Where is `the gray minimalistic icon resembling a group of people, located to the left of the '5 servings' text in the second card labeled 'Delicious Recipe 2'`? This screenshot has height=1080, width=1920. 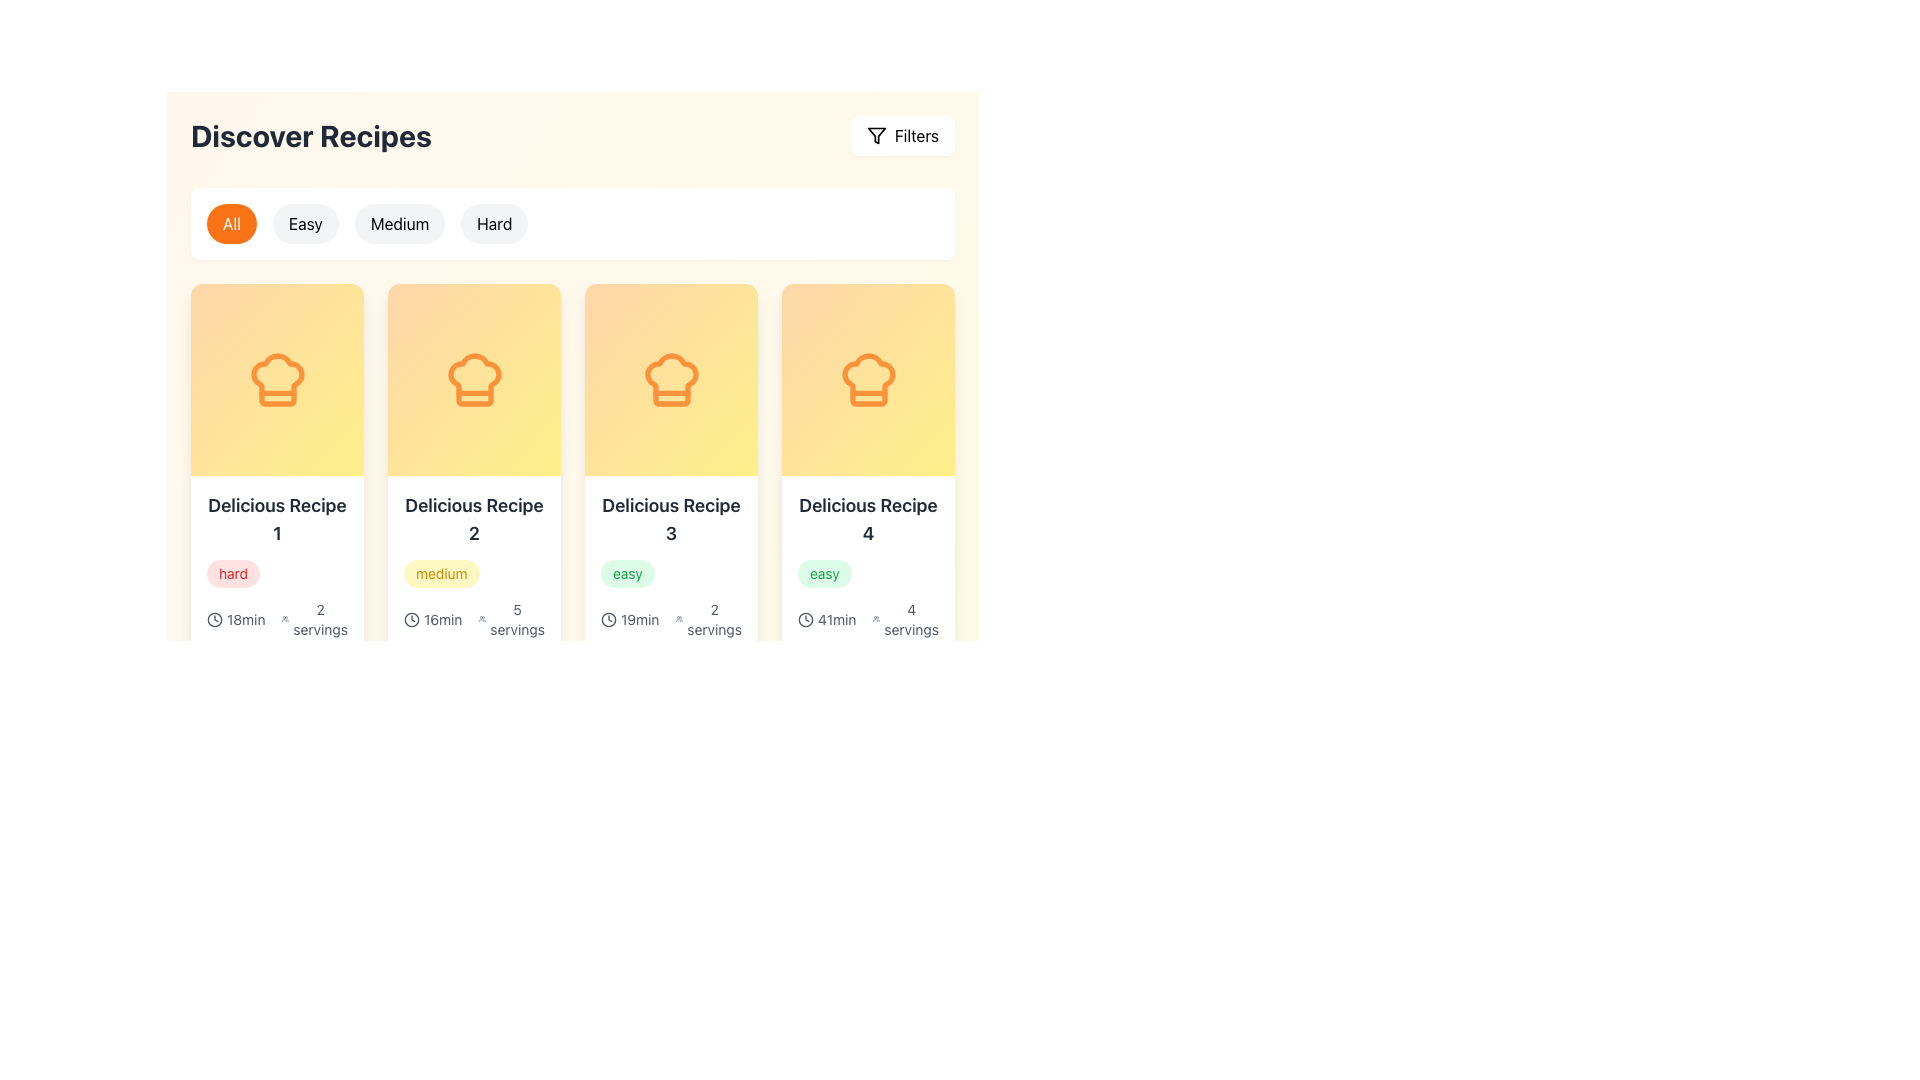 the gray minimalistic icon resembling a group of people, located to the left of the '5 servings' text in the second card labeled 'Delicious Recipe 2' is located at coordinates (482, 619).